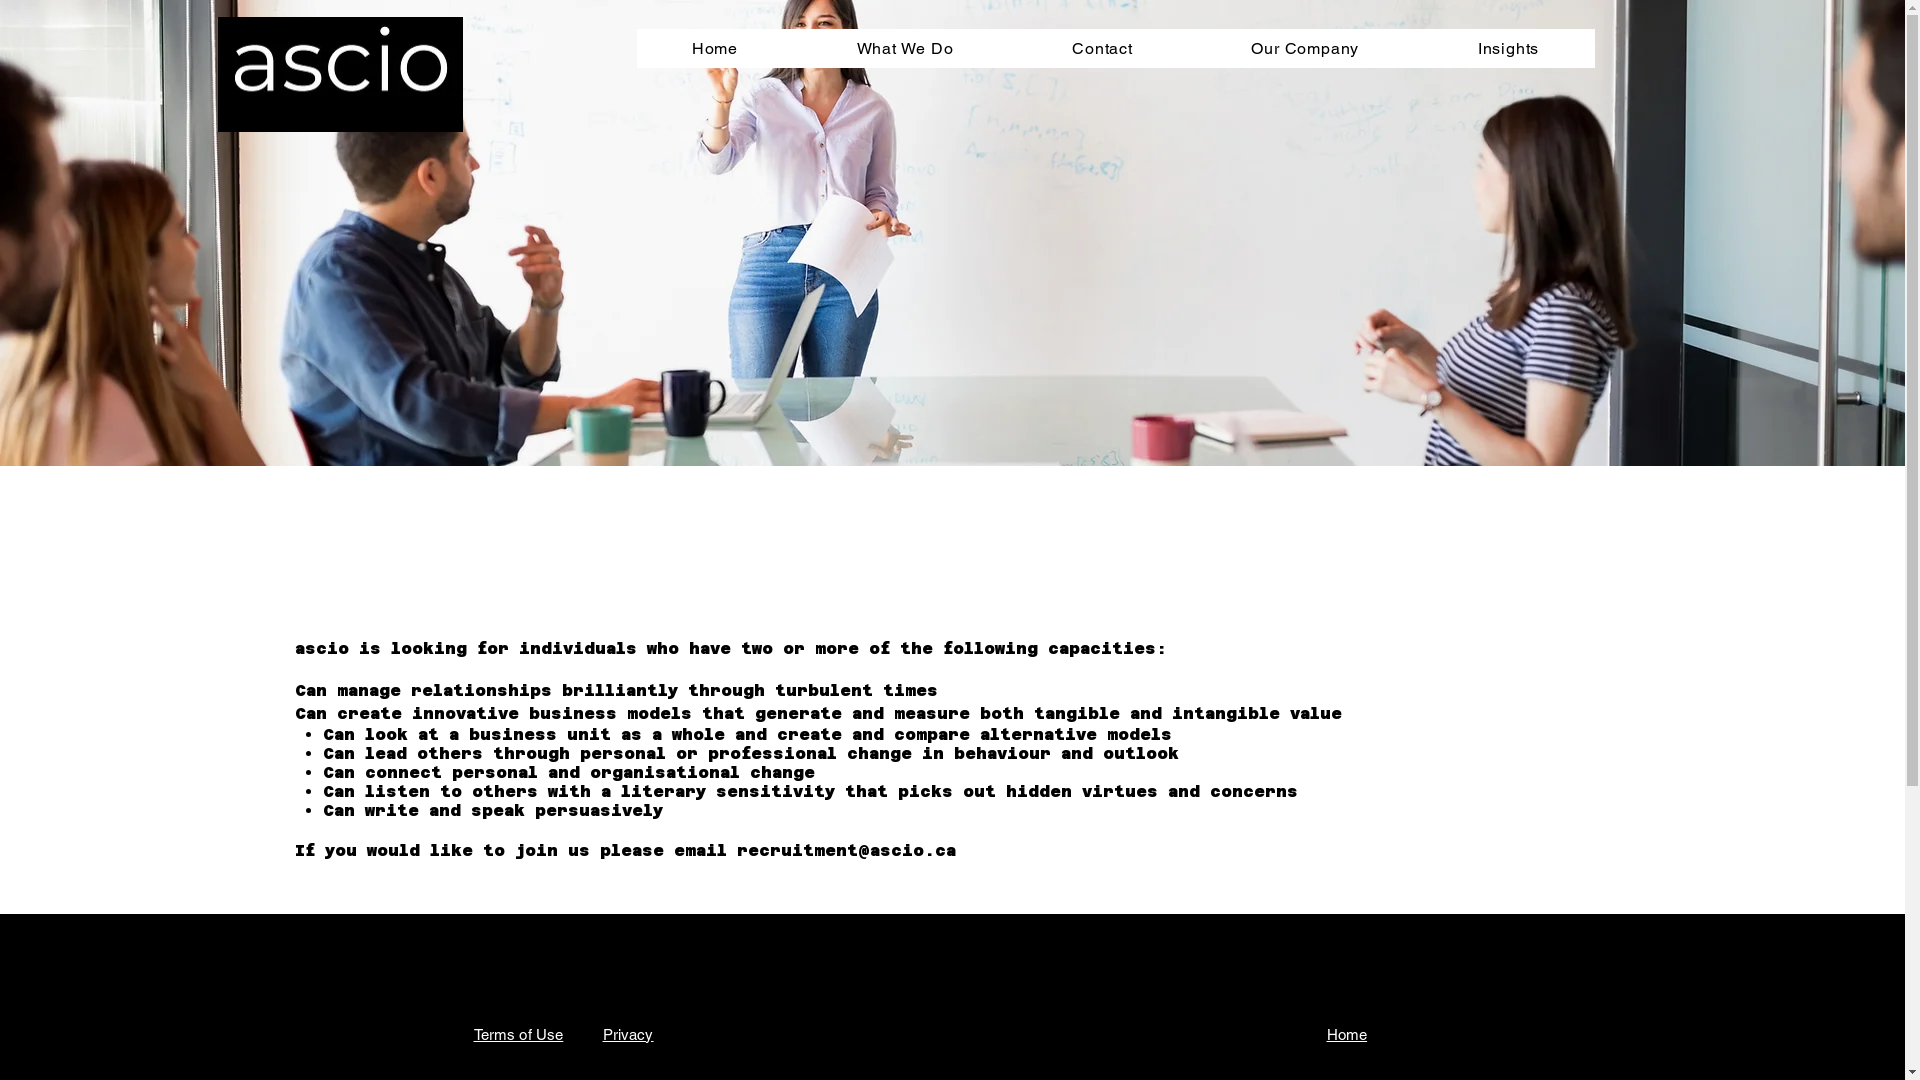 The height and width of the screenshot is (1080, 1920). I want to click on 'Terms of Use', so click(518, 1034).